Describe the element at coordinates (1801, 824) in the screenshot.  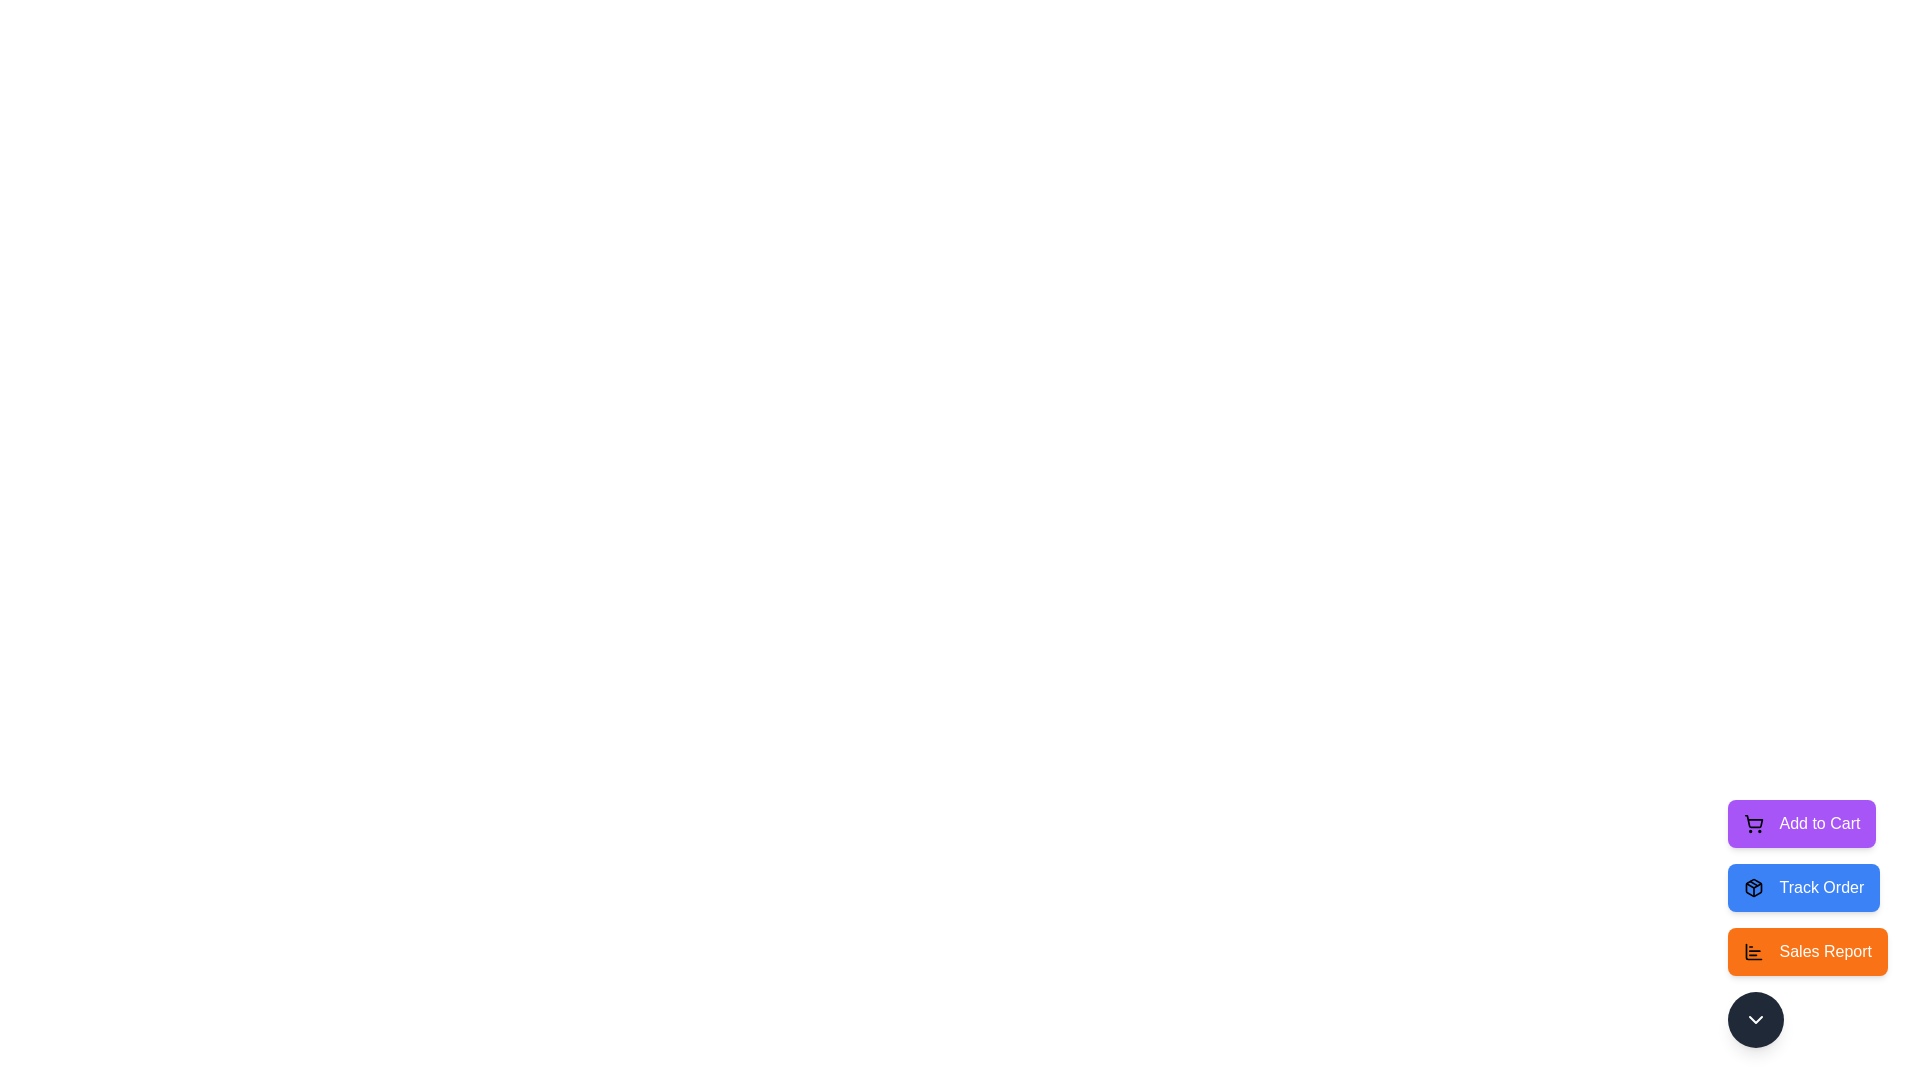
I see `the 'Add to Cart' button` at that location.